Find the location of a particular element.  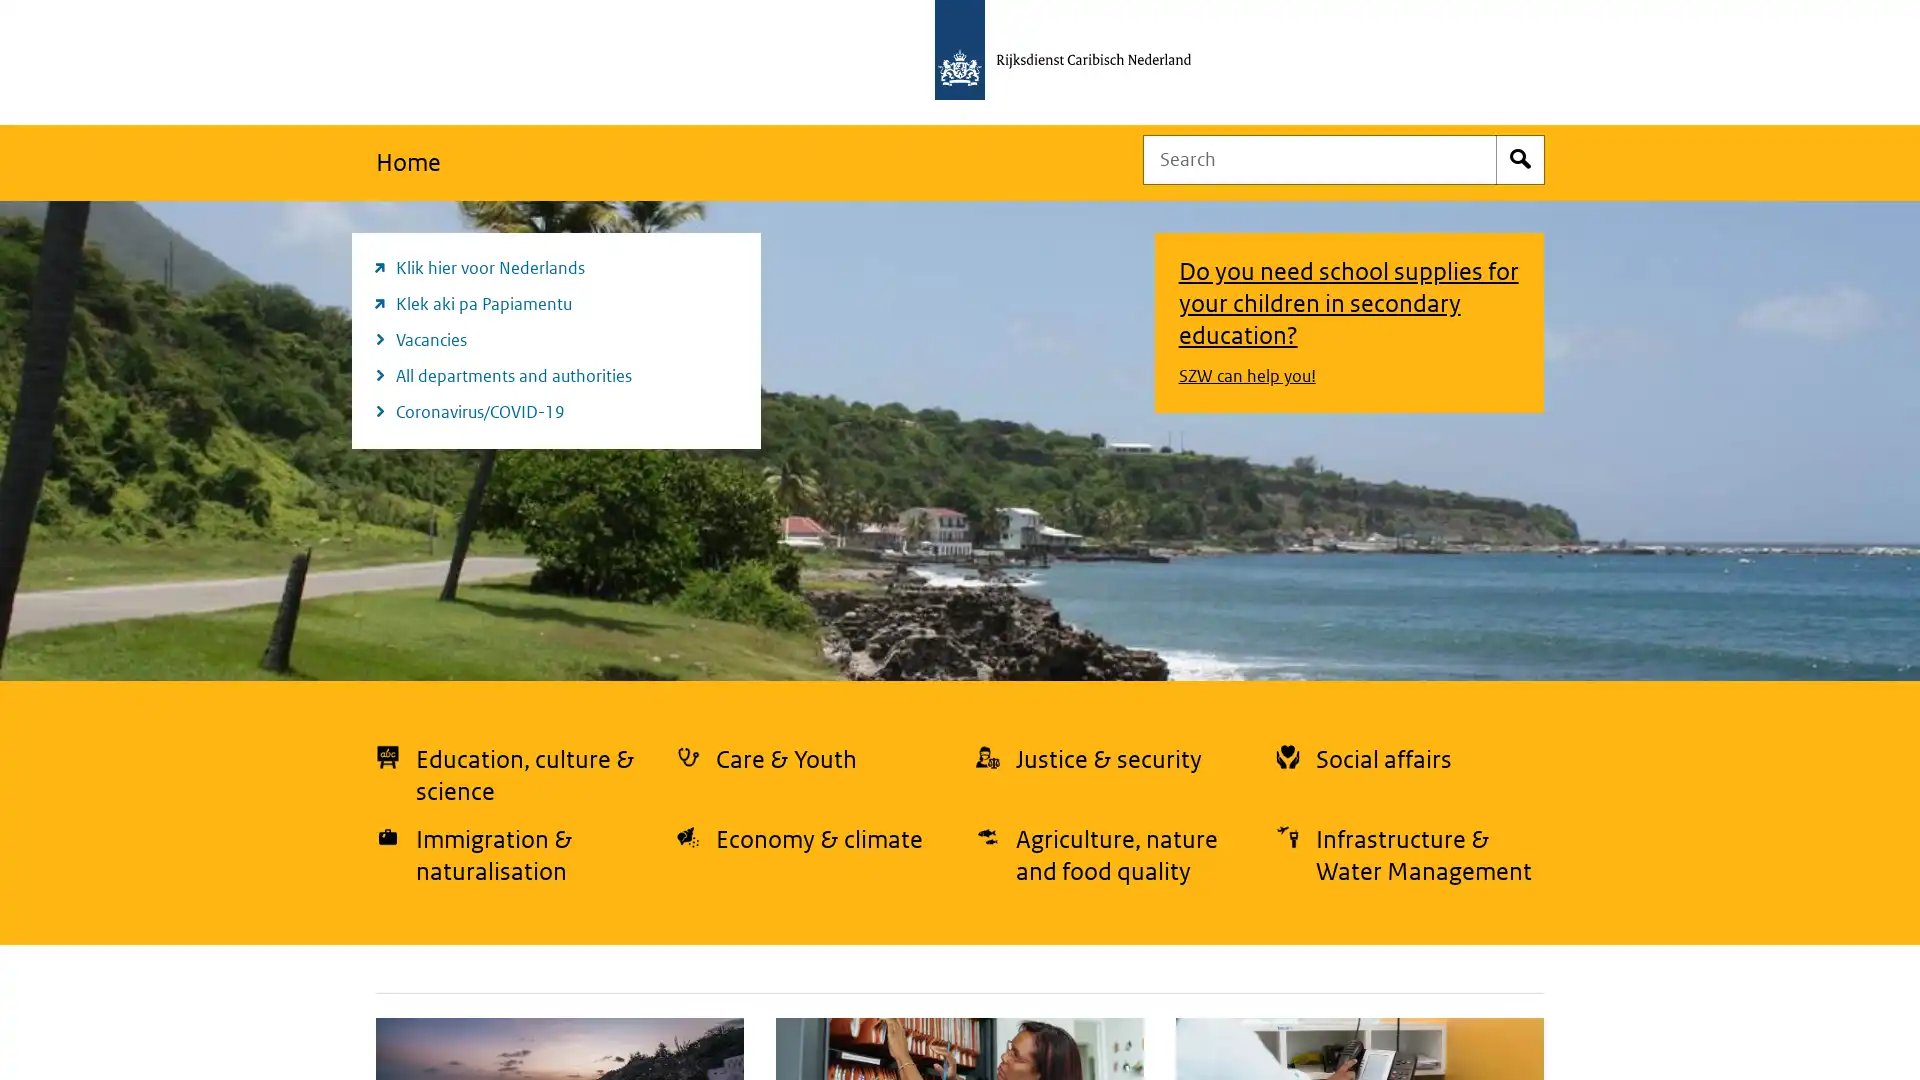

Start search is located at coordinates (1520, 158).